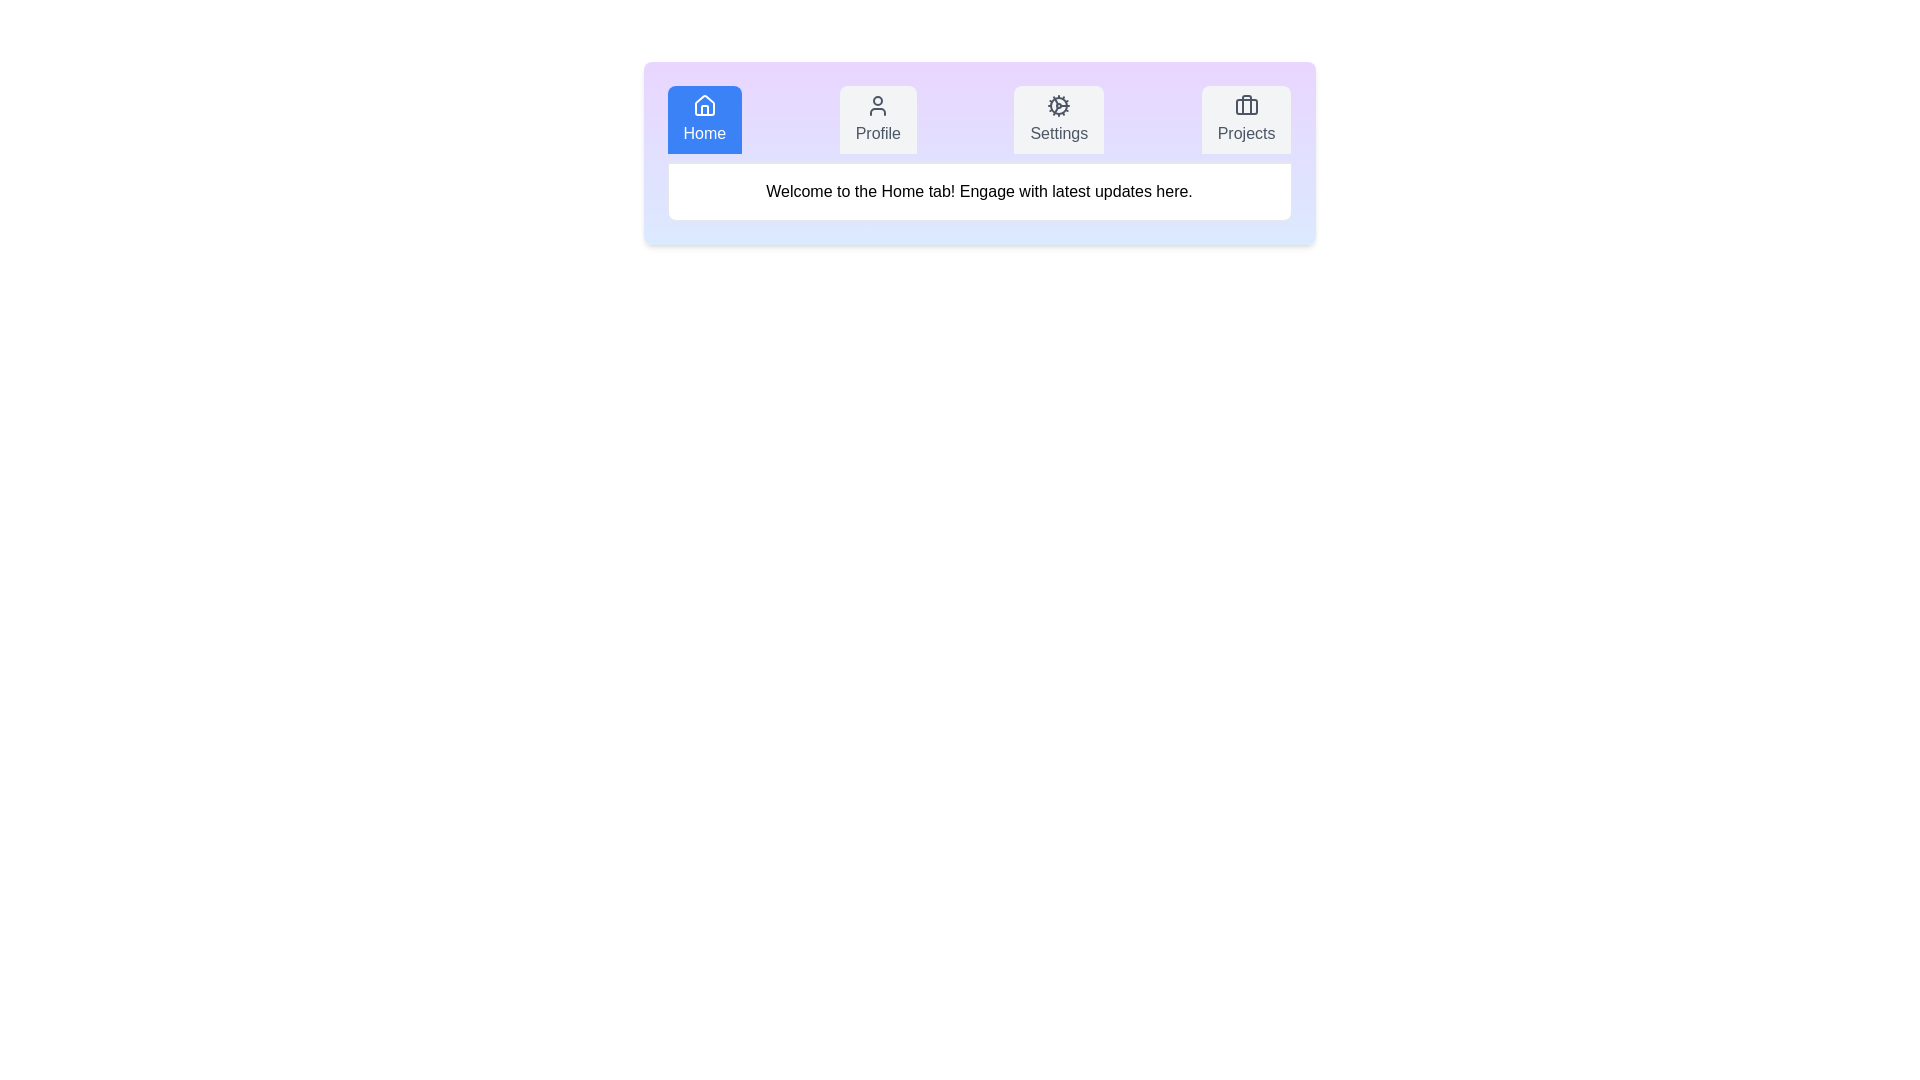  I want to click on the 'Projects' icon in the navigation bar, so click(1245, 105).